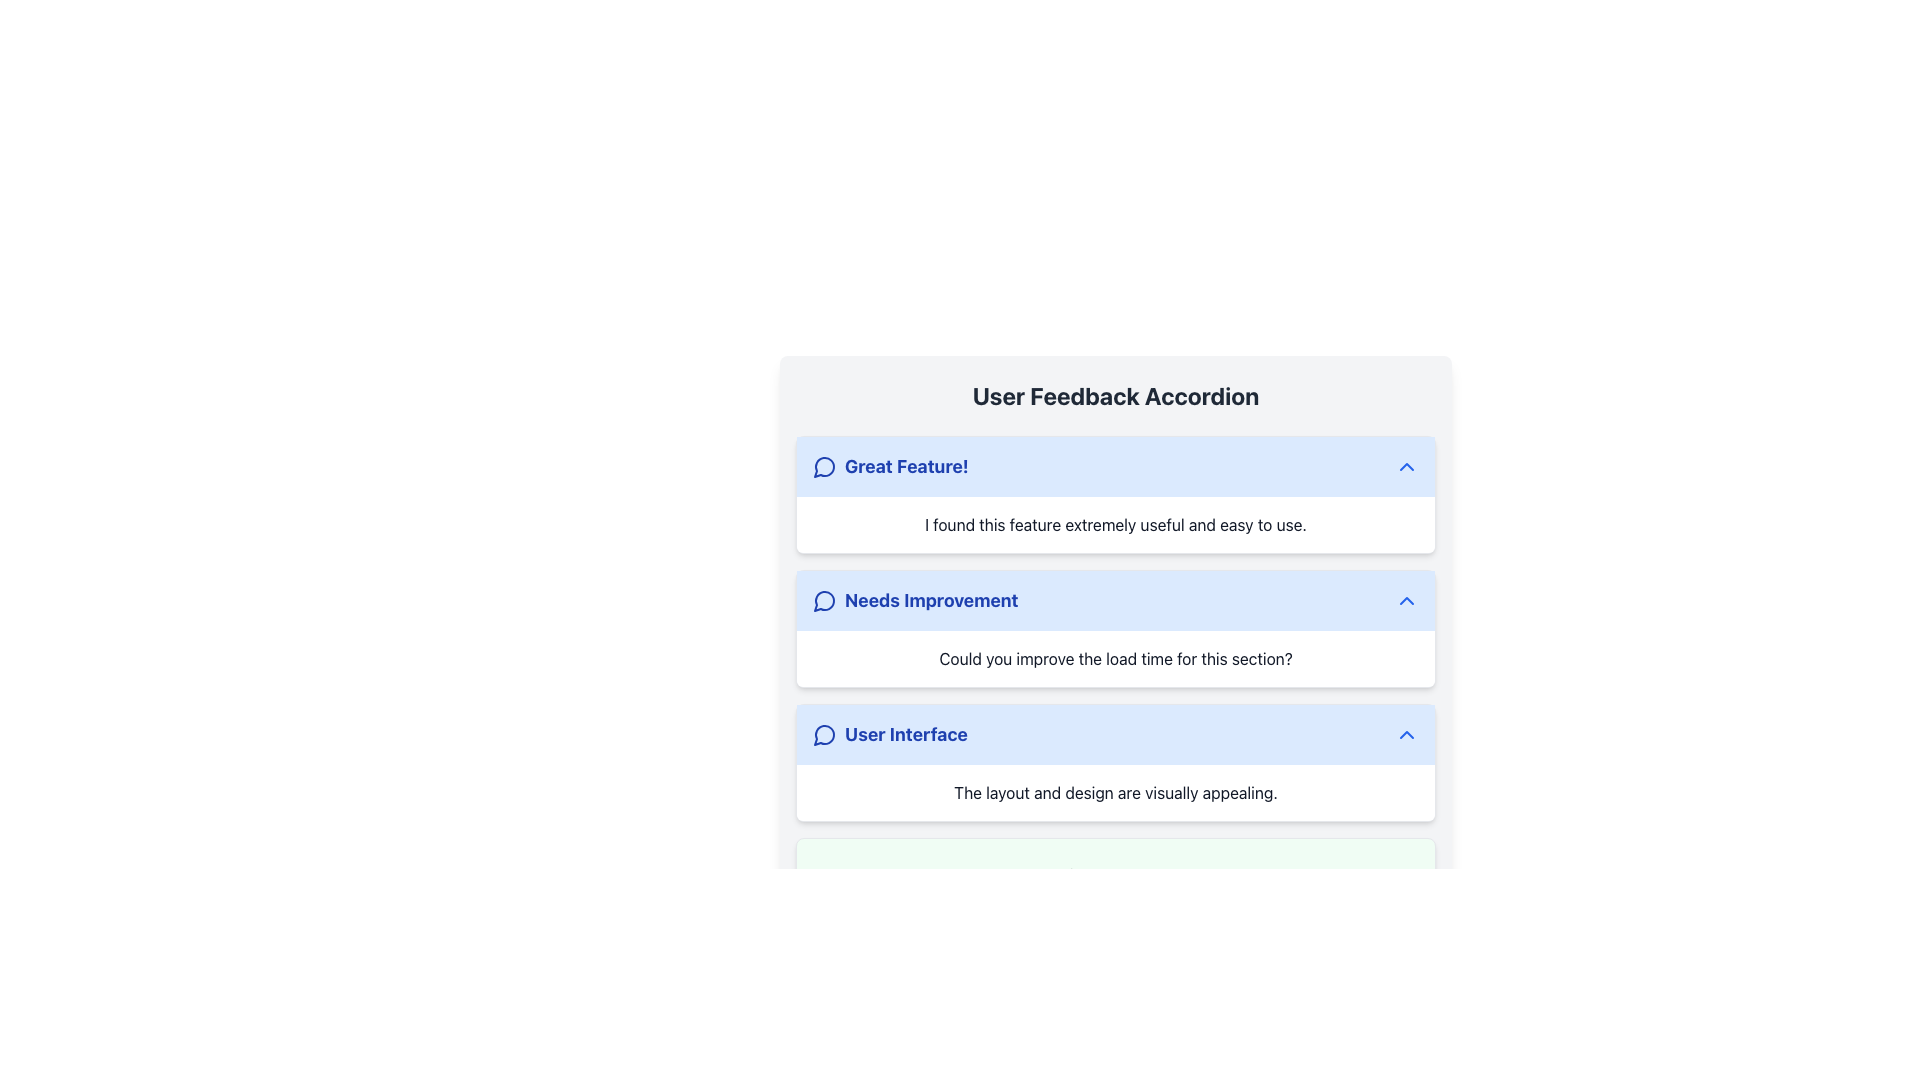 This screenshot has height=1080, width=1920. Describe the element at coordinates (824, 600) in the screenshot. I see `the curvy vector graphic resembling a speech bubble's corner within the 'Needs Improvement' section of the user feedback accordion interface` at that location.